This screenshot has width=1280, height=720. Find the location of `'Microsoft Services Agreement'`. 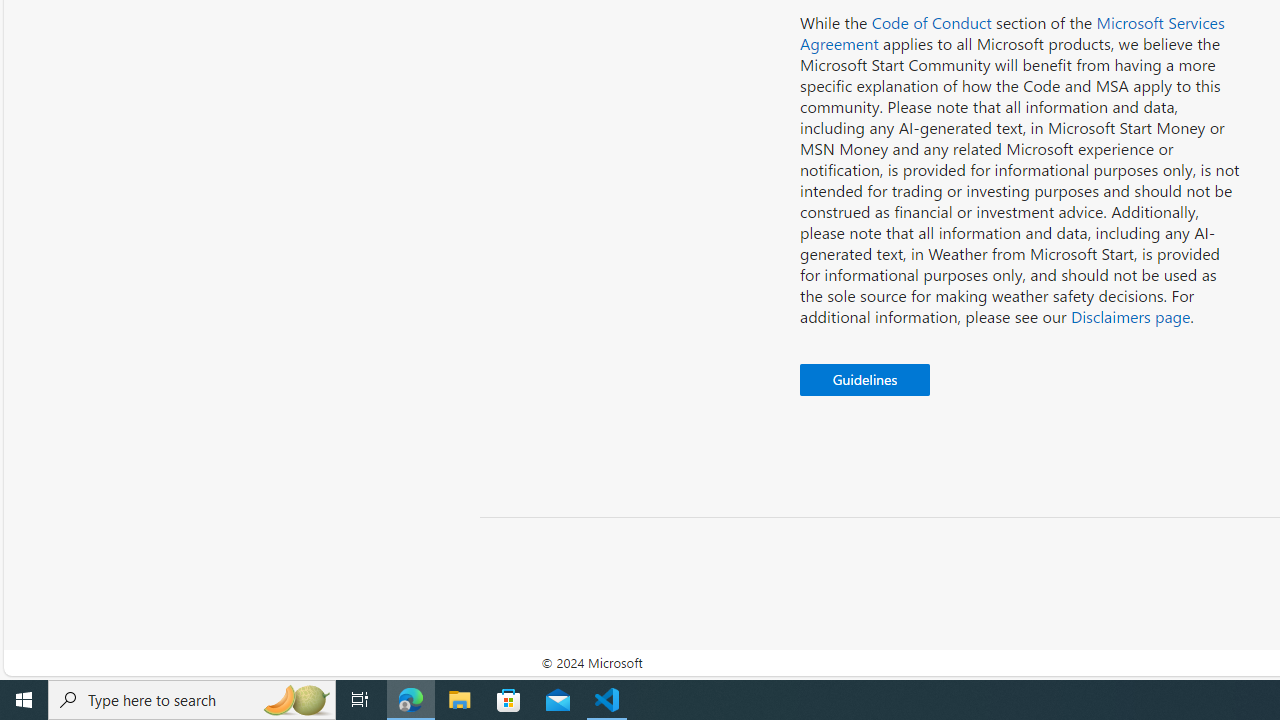

'Microsoft Services Agreement' is located at coordinates (1012, 33).